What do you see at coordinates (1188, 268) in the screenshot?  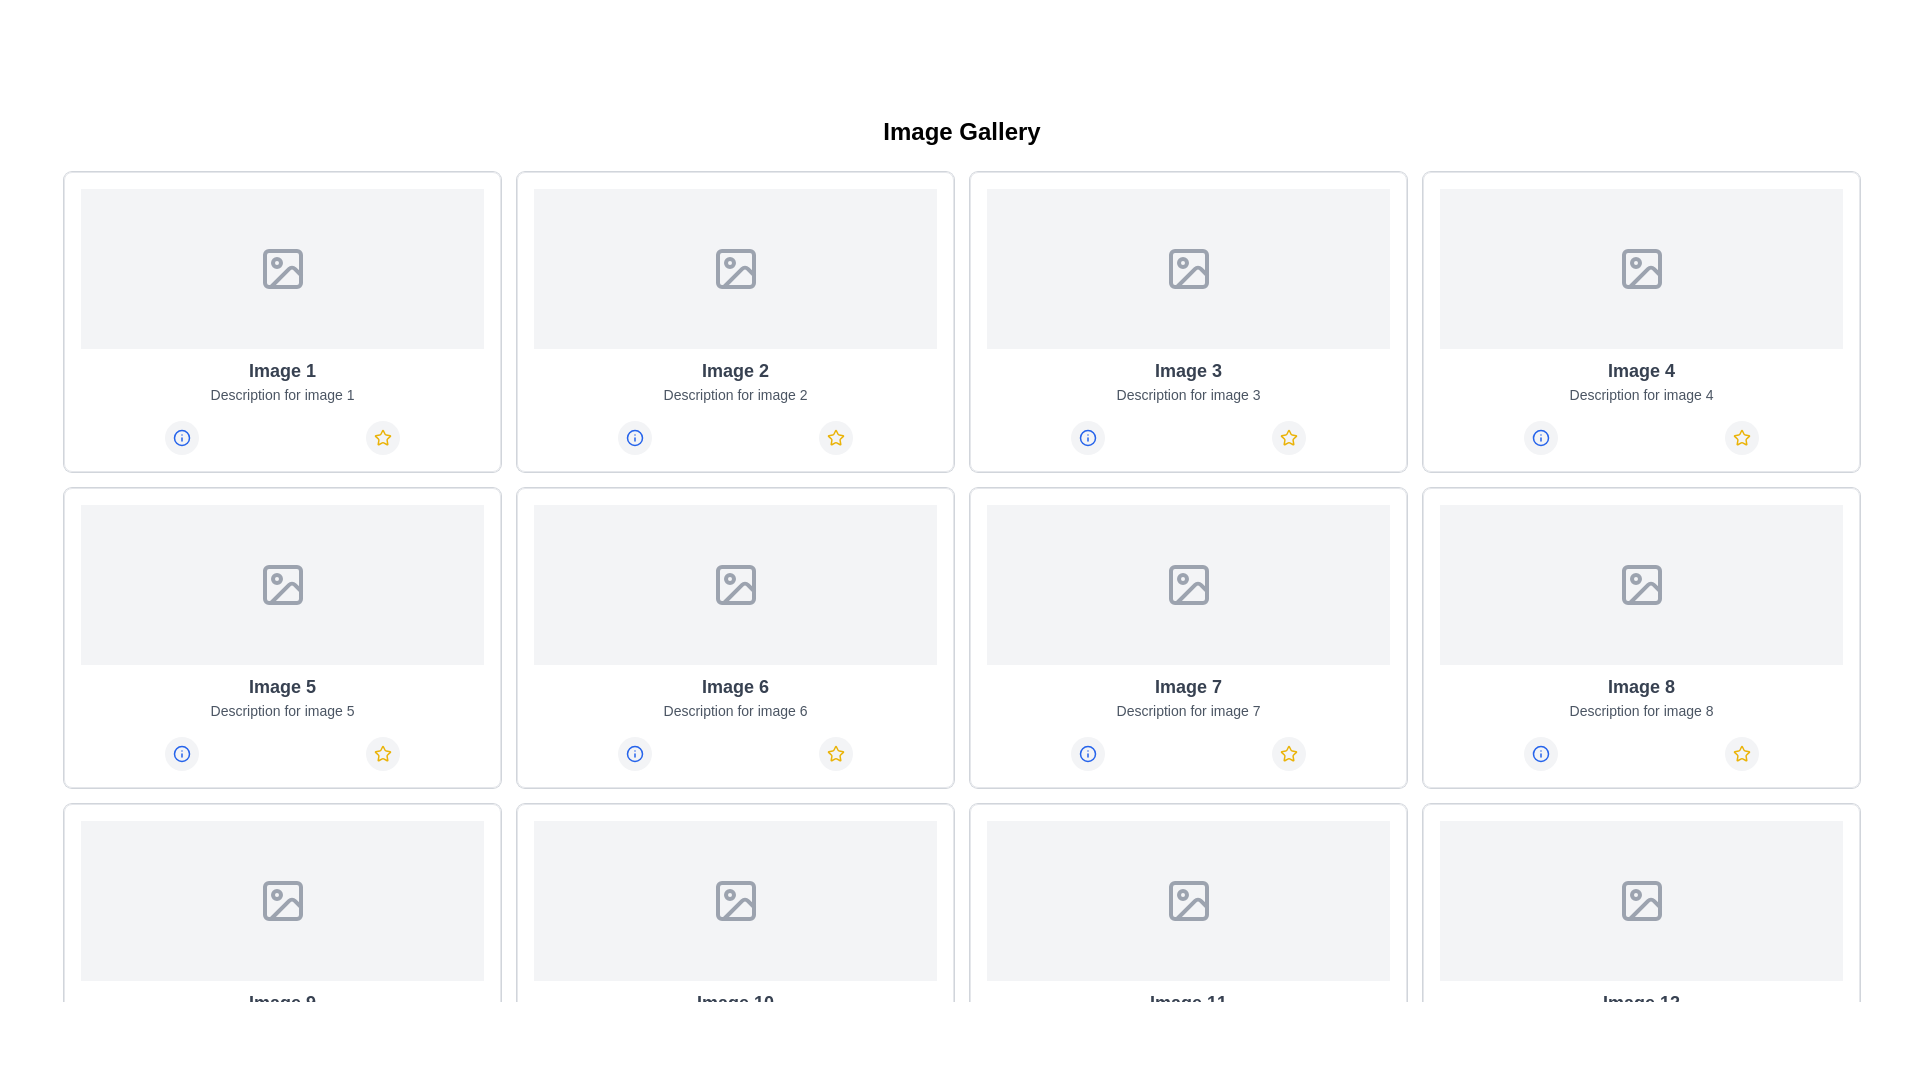 I see `the image placeholder located in the third card of the first row, which serves as a placeholder for an image` at bounding box center [1188, 268].